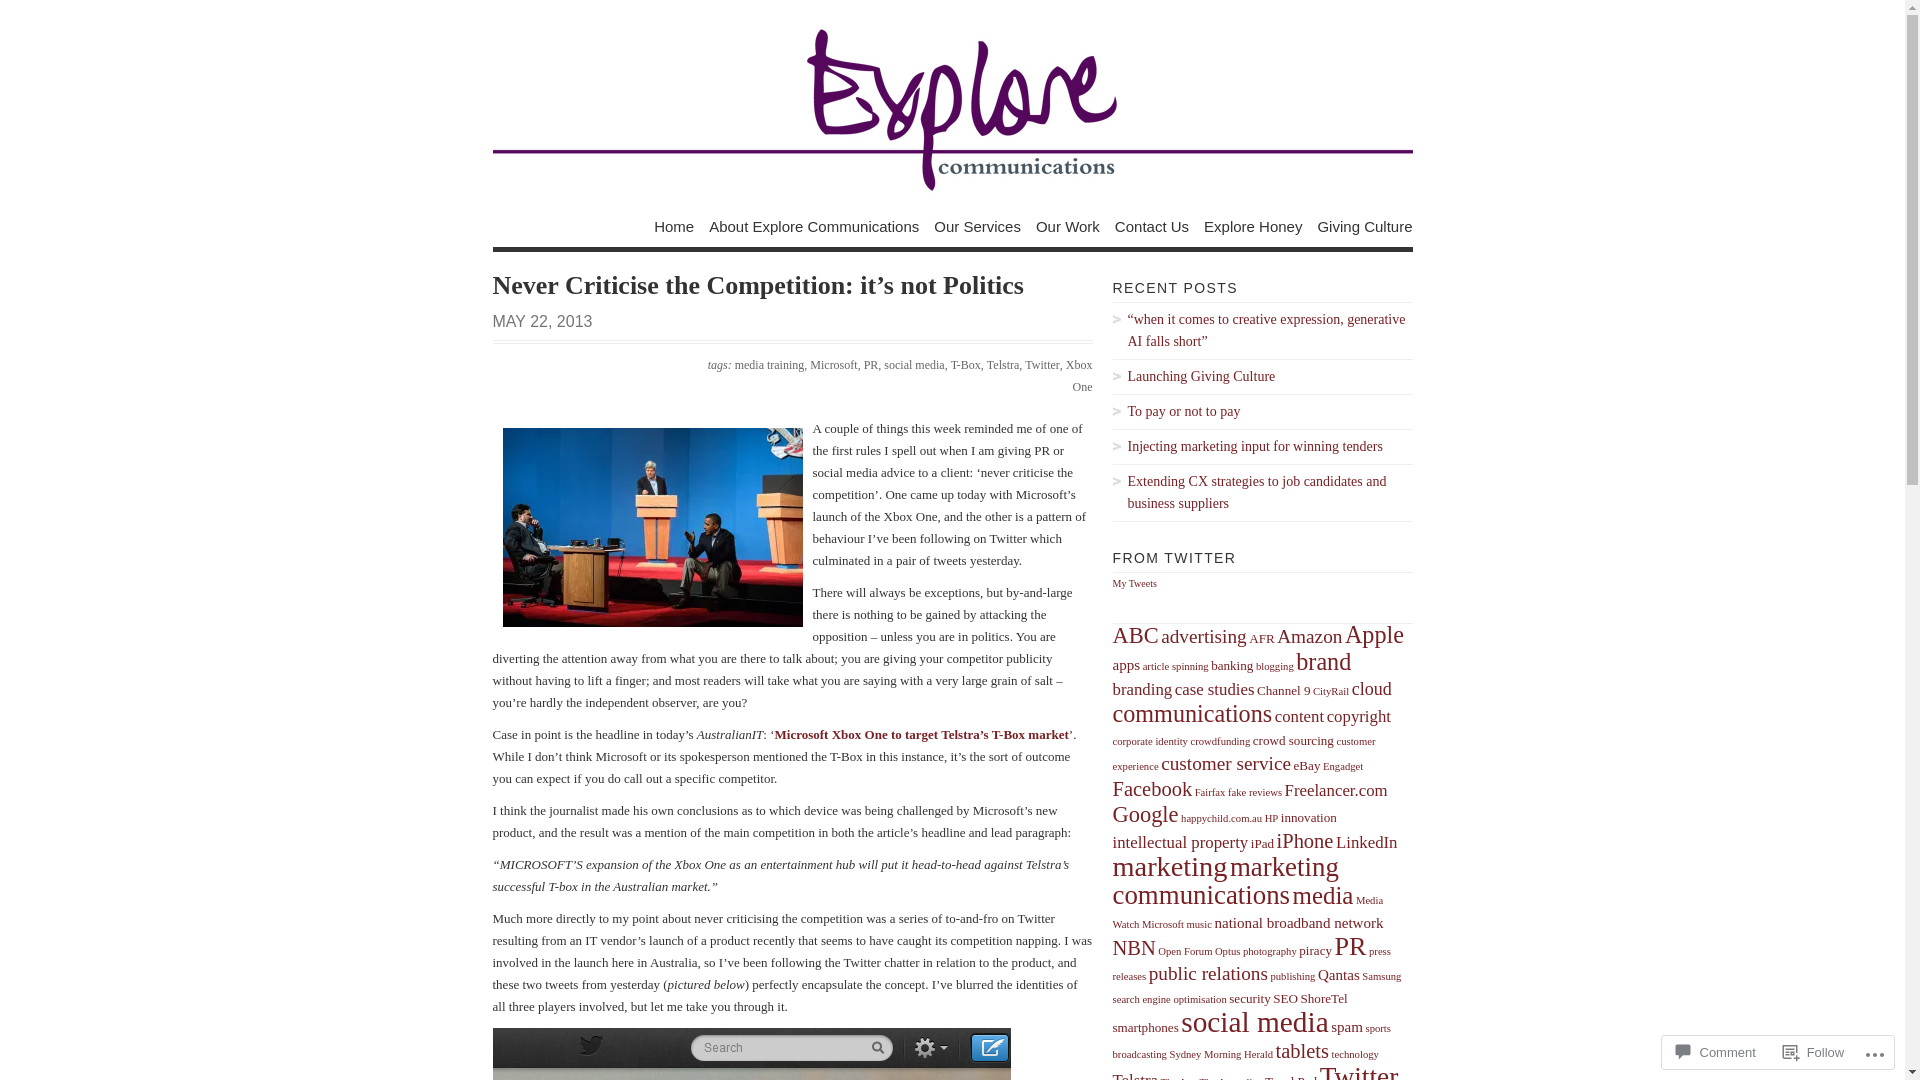 This screenshot has width=1920, height=1080. I want to click on 'Explore Honey', so click(1251, 225).